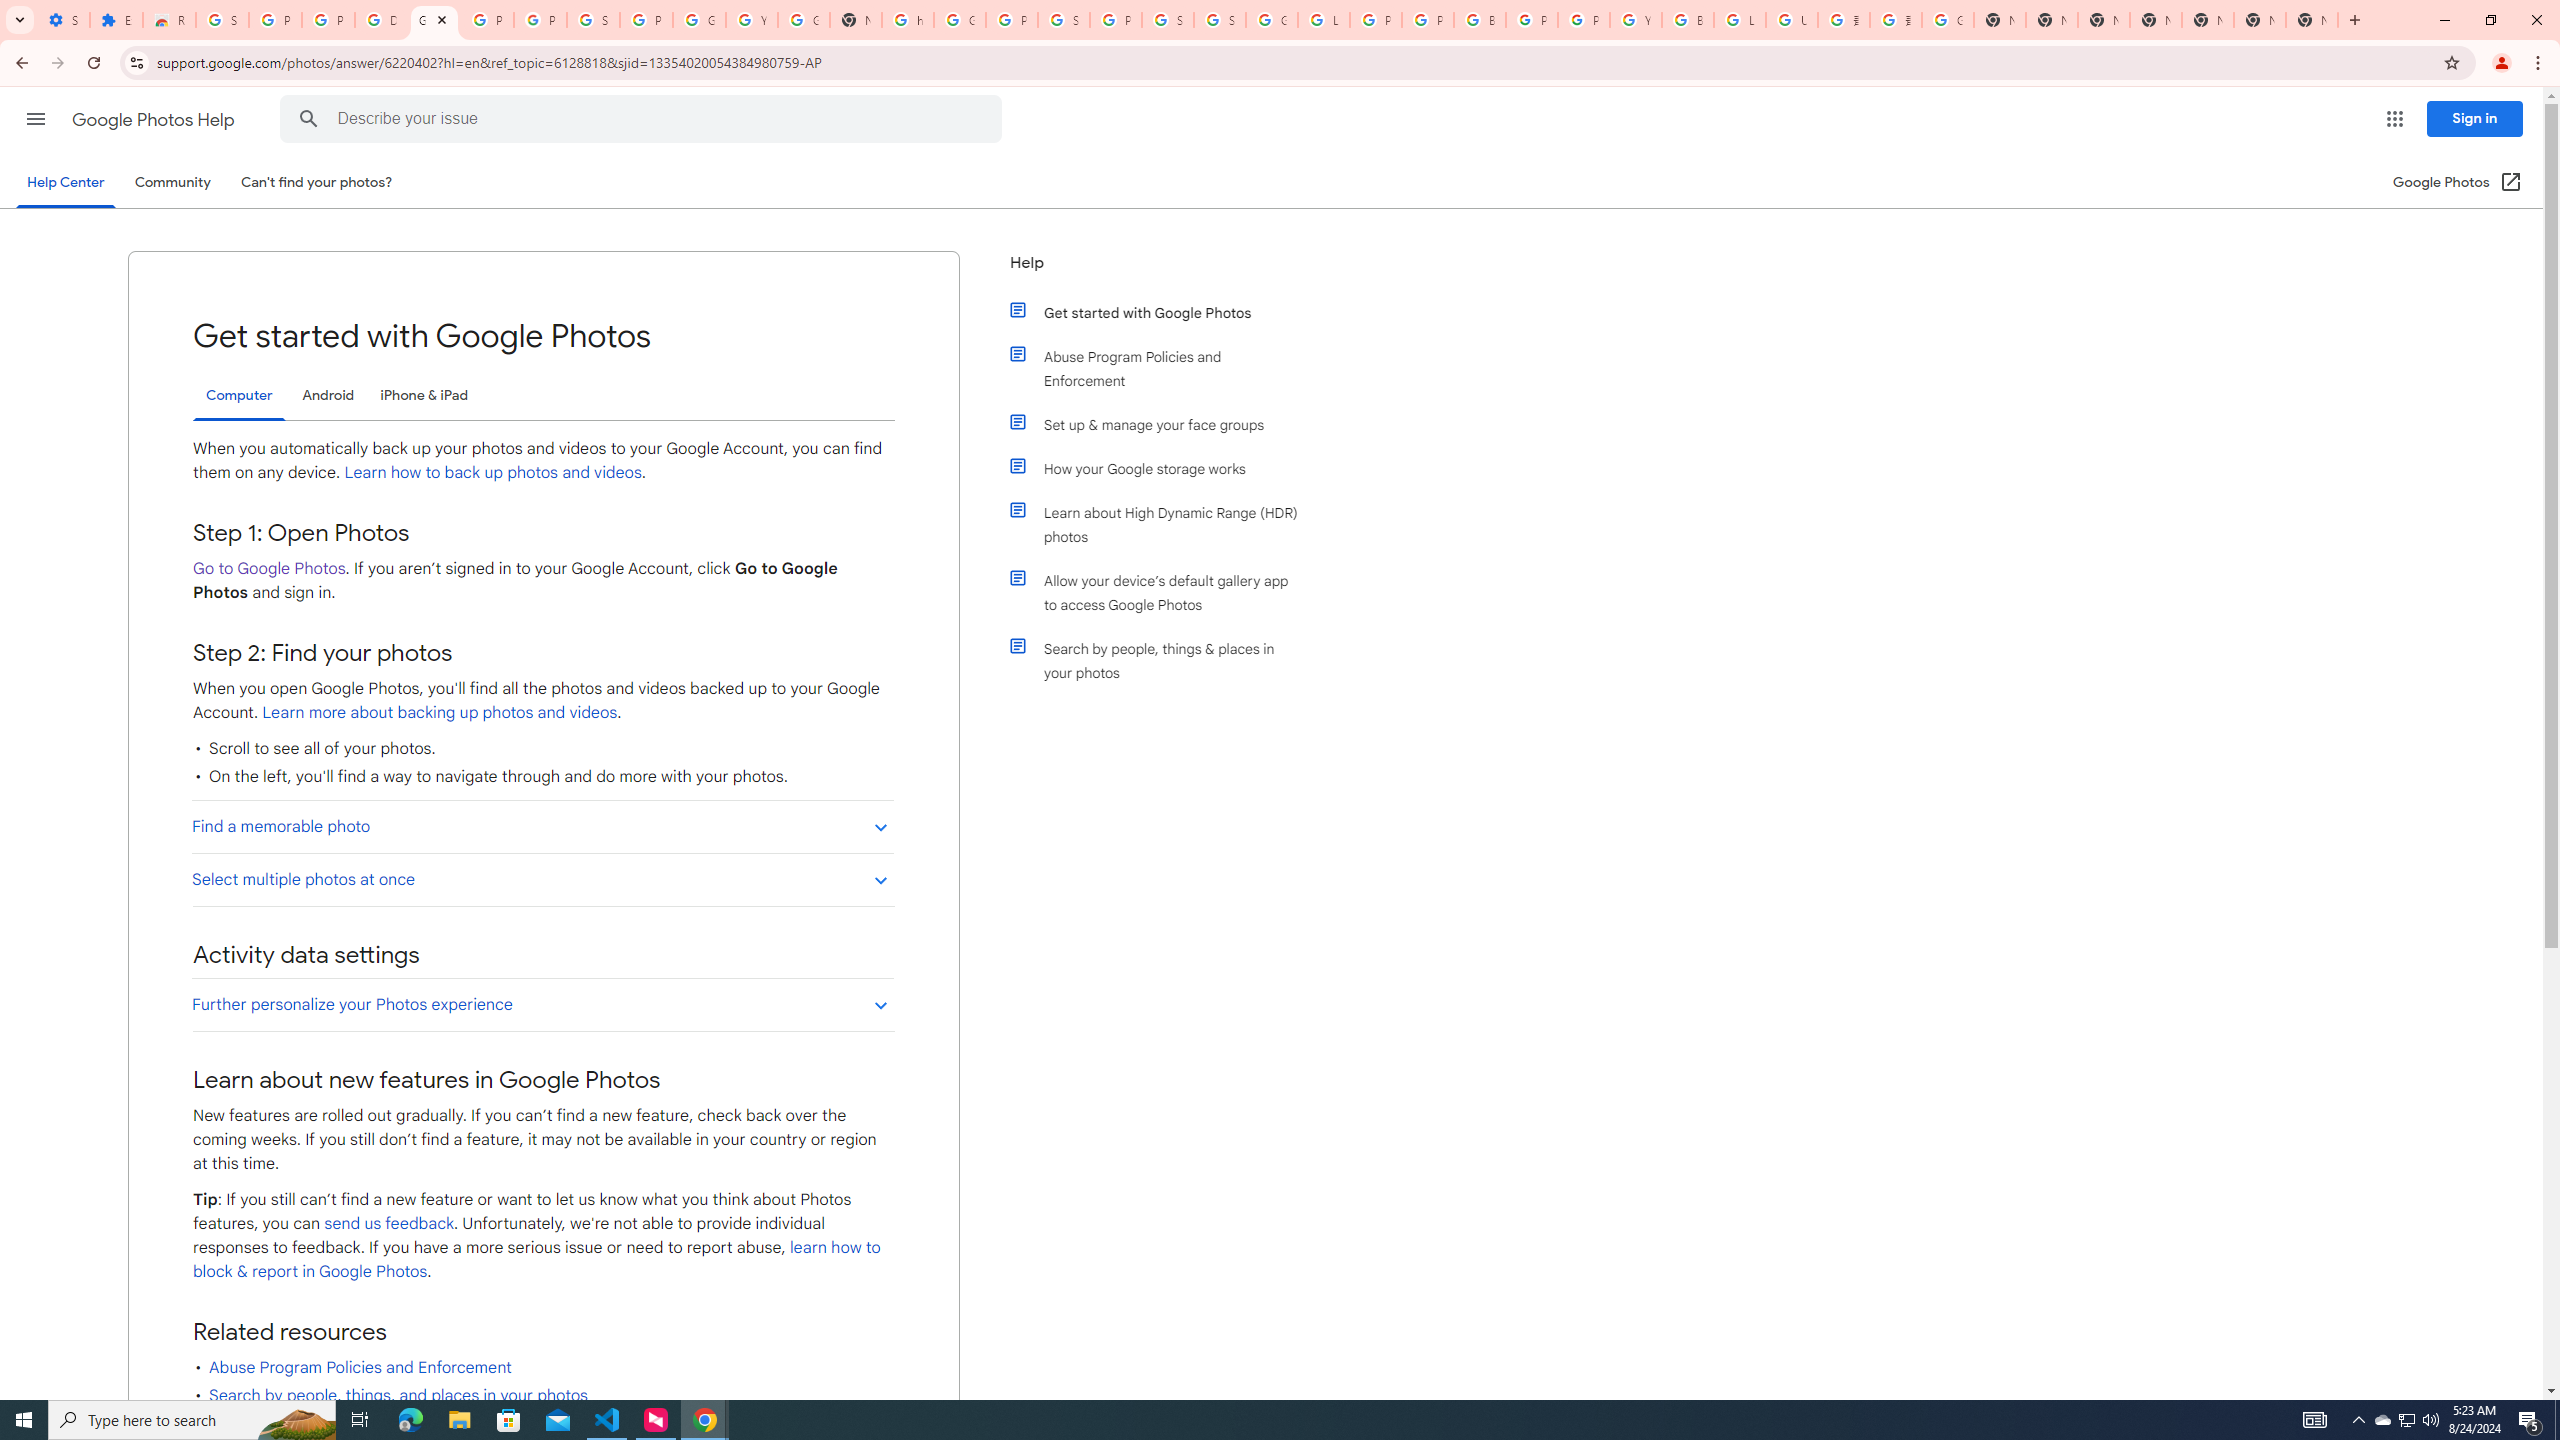  I want to click on 'Learn how to back up photos and videos', so click(492, 472).